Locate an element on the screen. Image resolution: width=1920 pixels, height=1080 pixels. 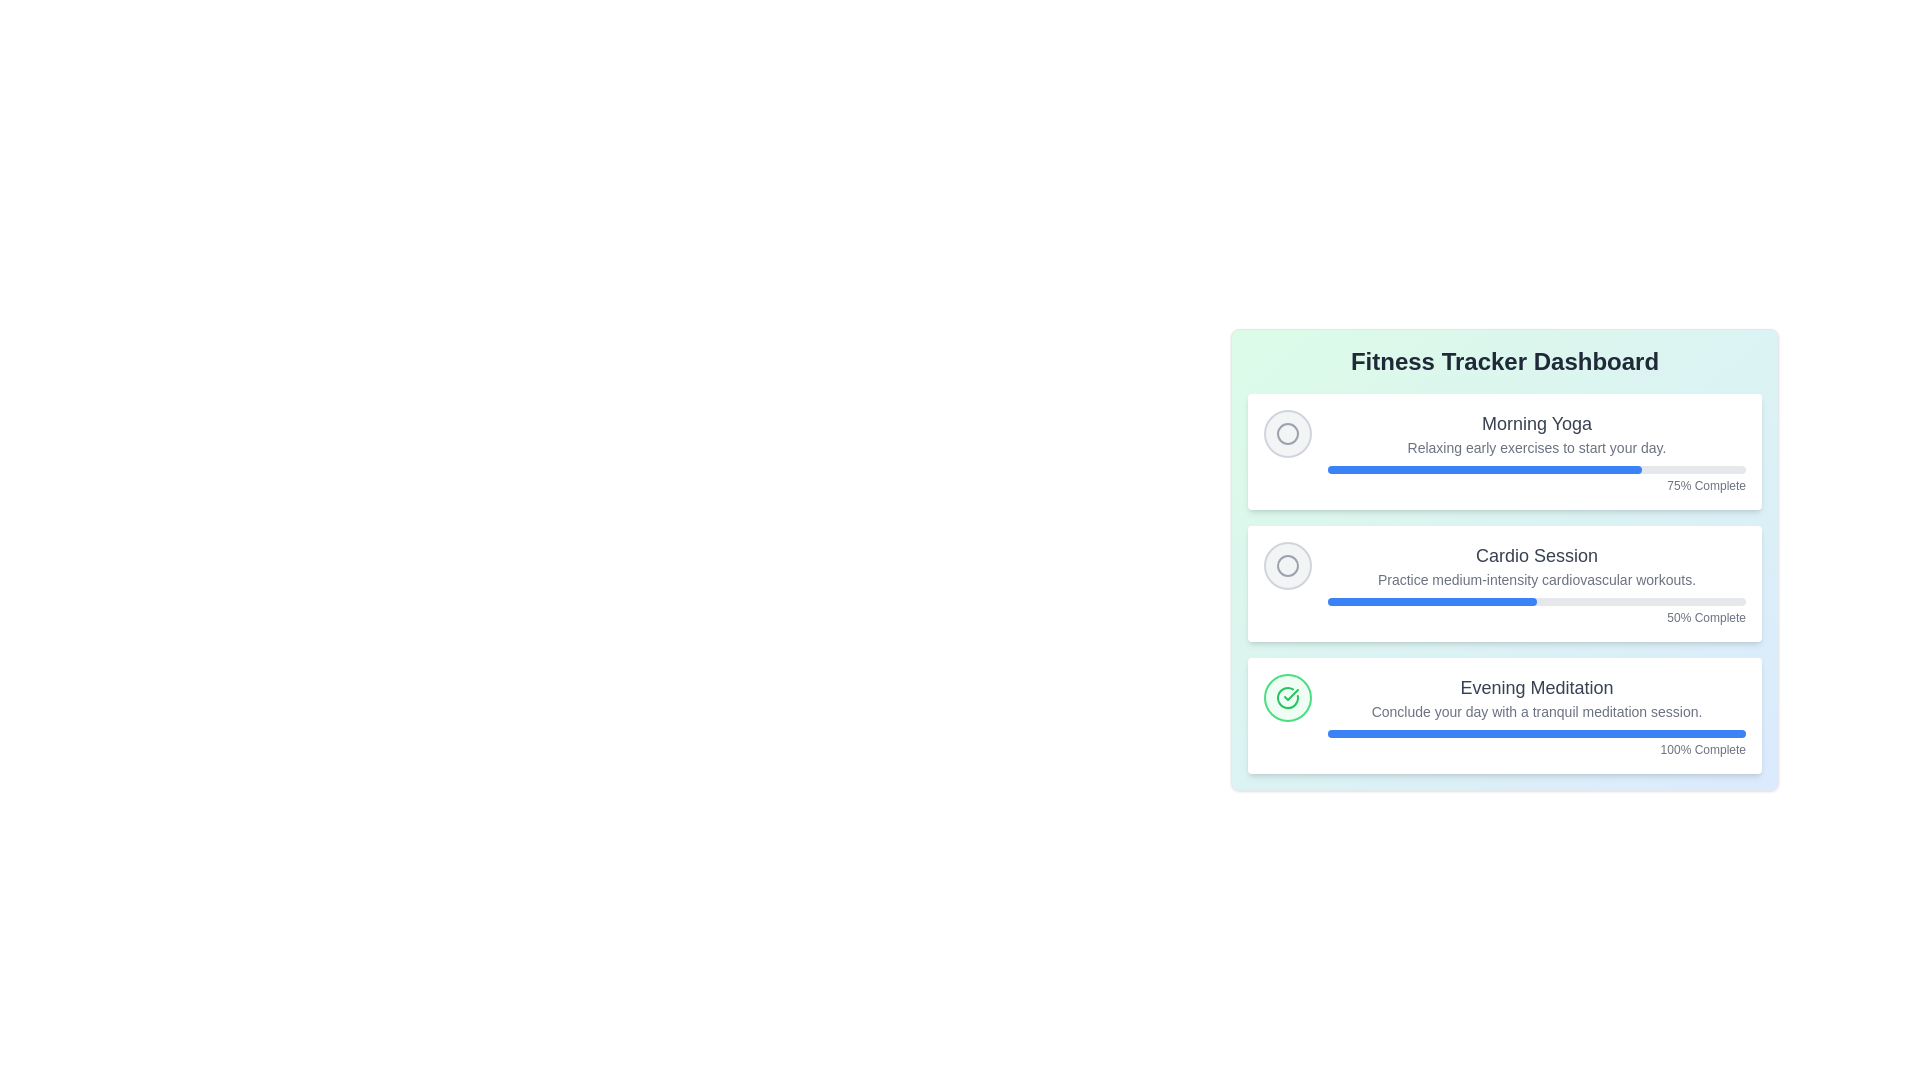
the 'Cardio Session' title text, which is prominently displayed in a larger, bold font style with a medium-gray color, located in the second section of the 'Fitness Tracker Dashboard' is located at coordinates (1535, 555).